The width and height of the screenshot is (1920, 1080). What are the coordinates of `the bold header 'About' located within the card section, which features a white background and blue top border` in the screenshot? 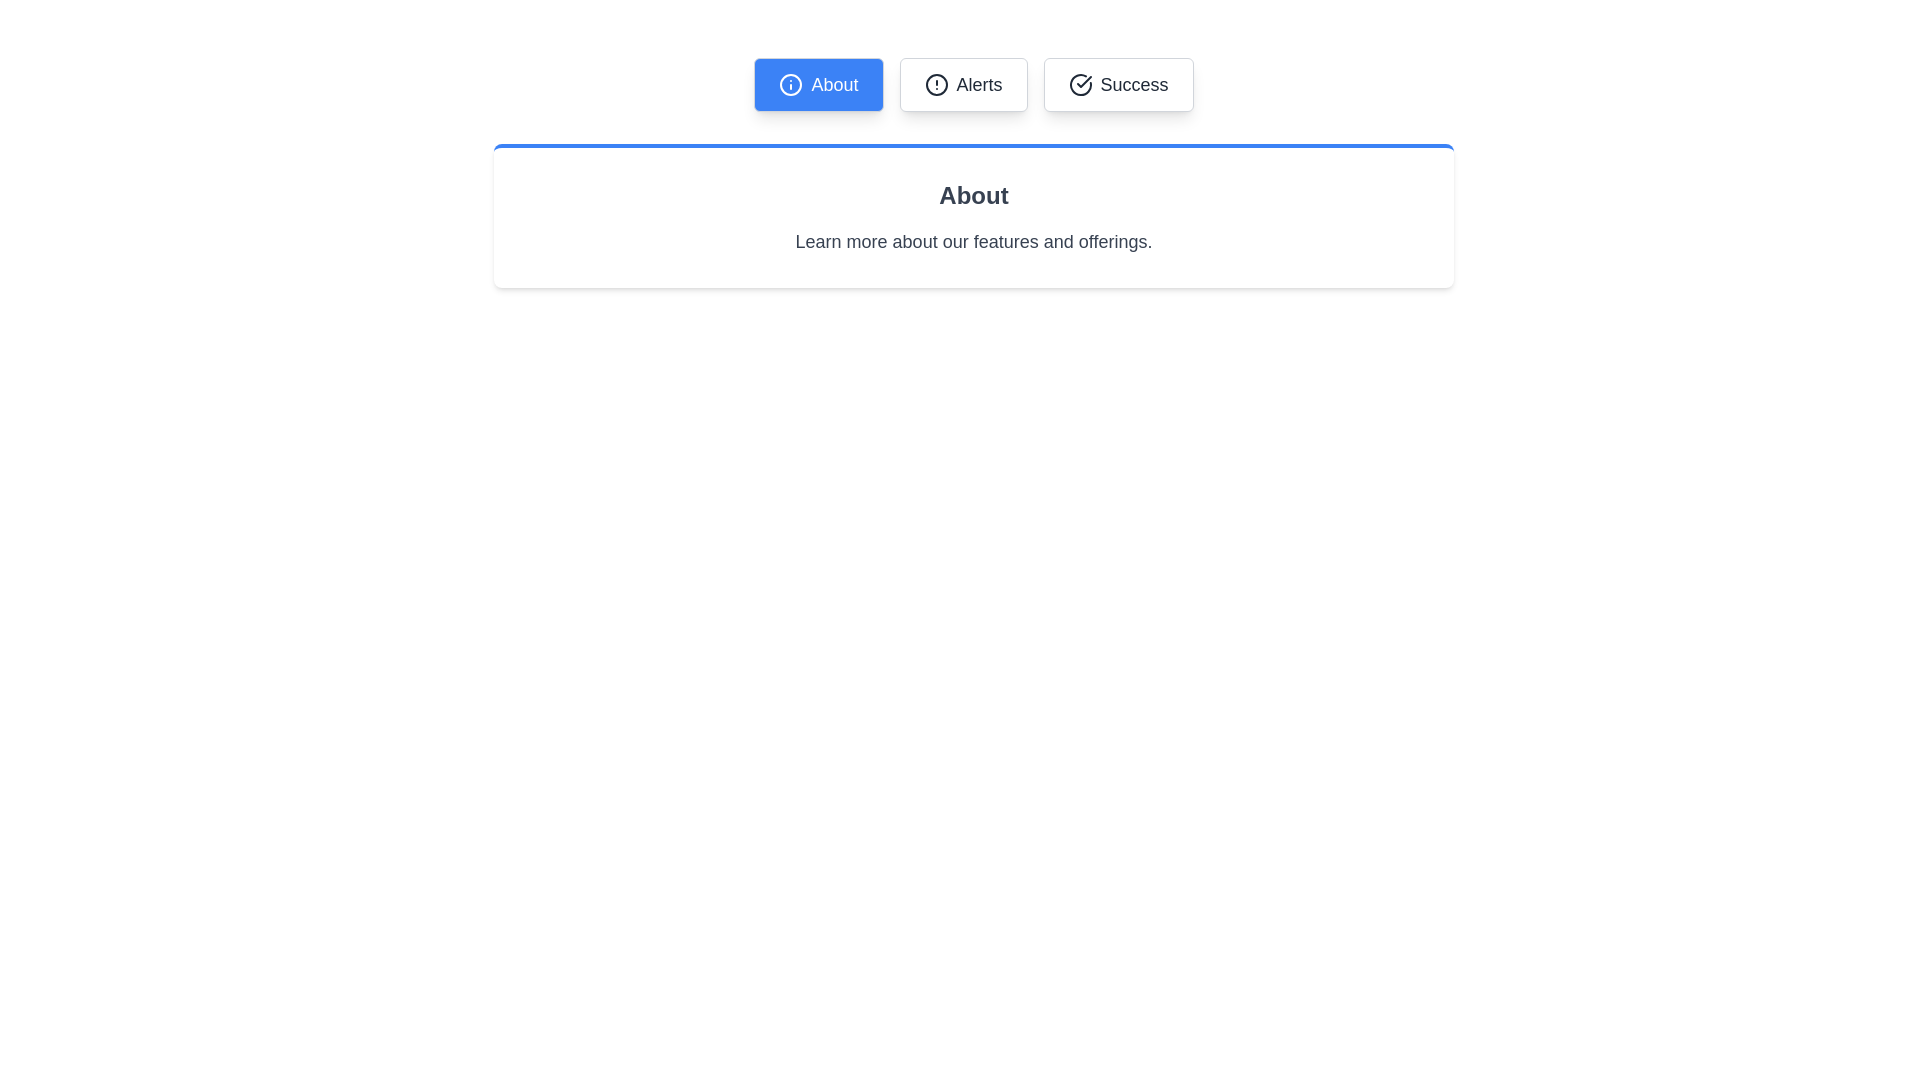 It's located at (974, 196).